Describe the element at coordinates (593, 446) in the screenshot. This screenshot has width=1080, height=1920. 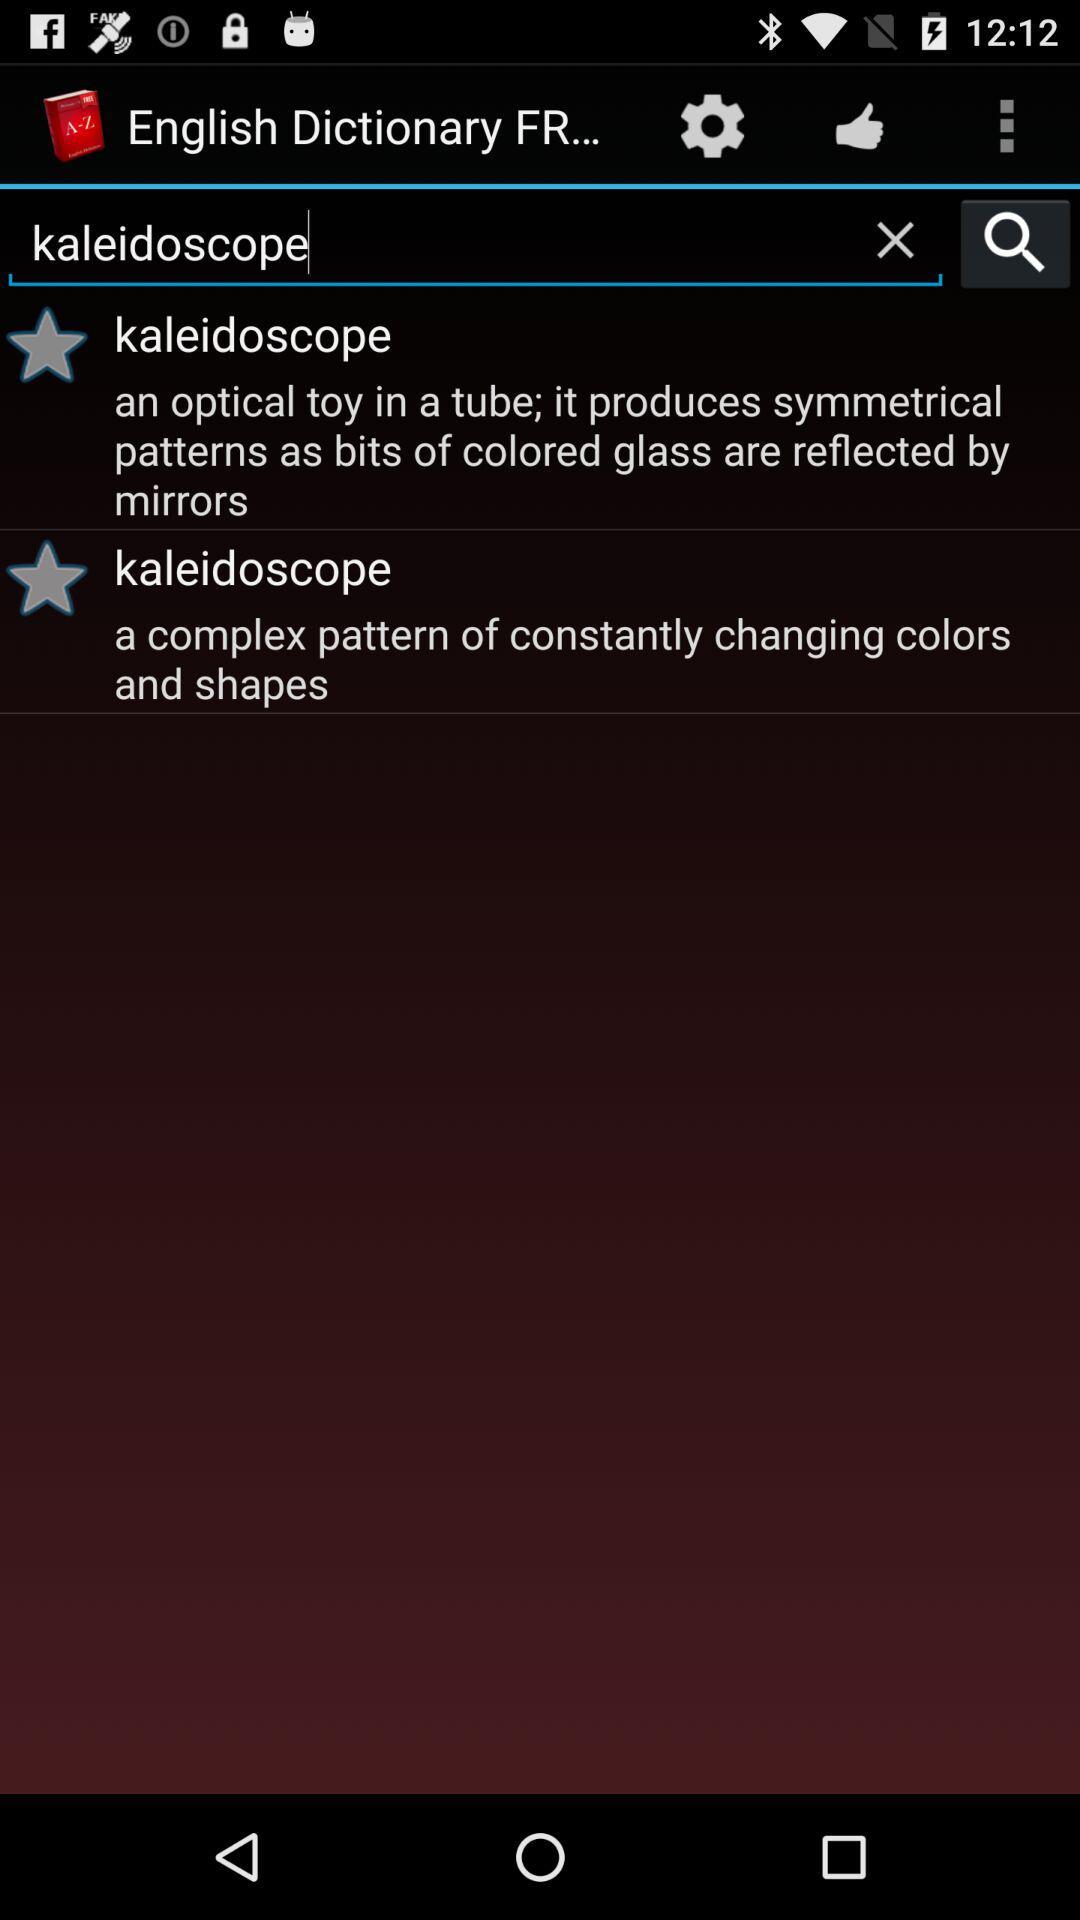
I see `the an optical toy icon` at that location.